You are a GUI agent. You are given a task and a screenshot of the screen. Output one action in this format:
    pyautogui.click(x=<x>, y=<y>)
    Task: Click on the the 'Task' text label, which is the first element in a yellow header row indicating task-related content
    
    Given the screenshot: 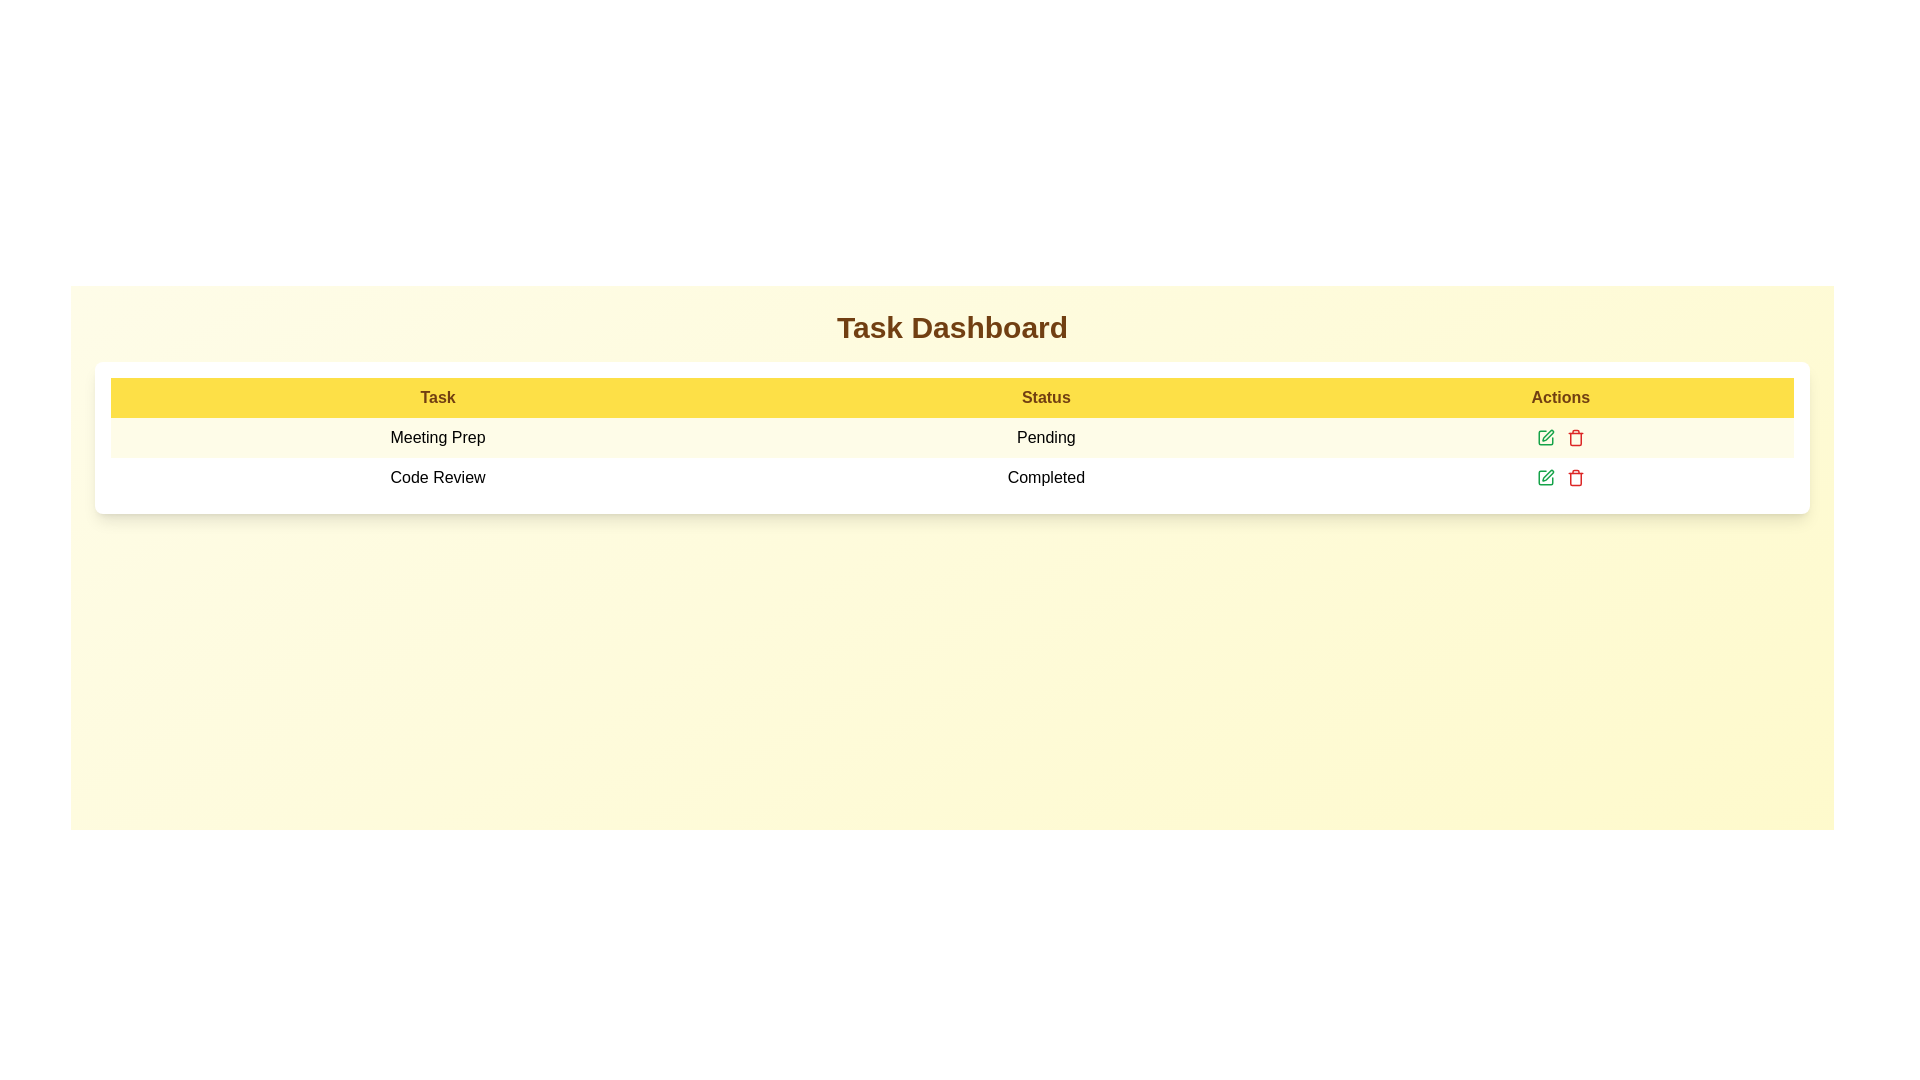 What is the action you would take?
    pyautogui.click(x=436, y=397)
    